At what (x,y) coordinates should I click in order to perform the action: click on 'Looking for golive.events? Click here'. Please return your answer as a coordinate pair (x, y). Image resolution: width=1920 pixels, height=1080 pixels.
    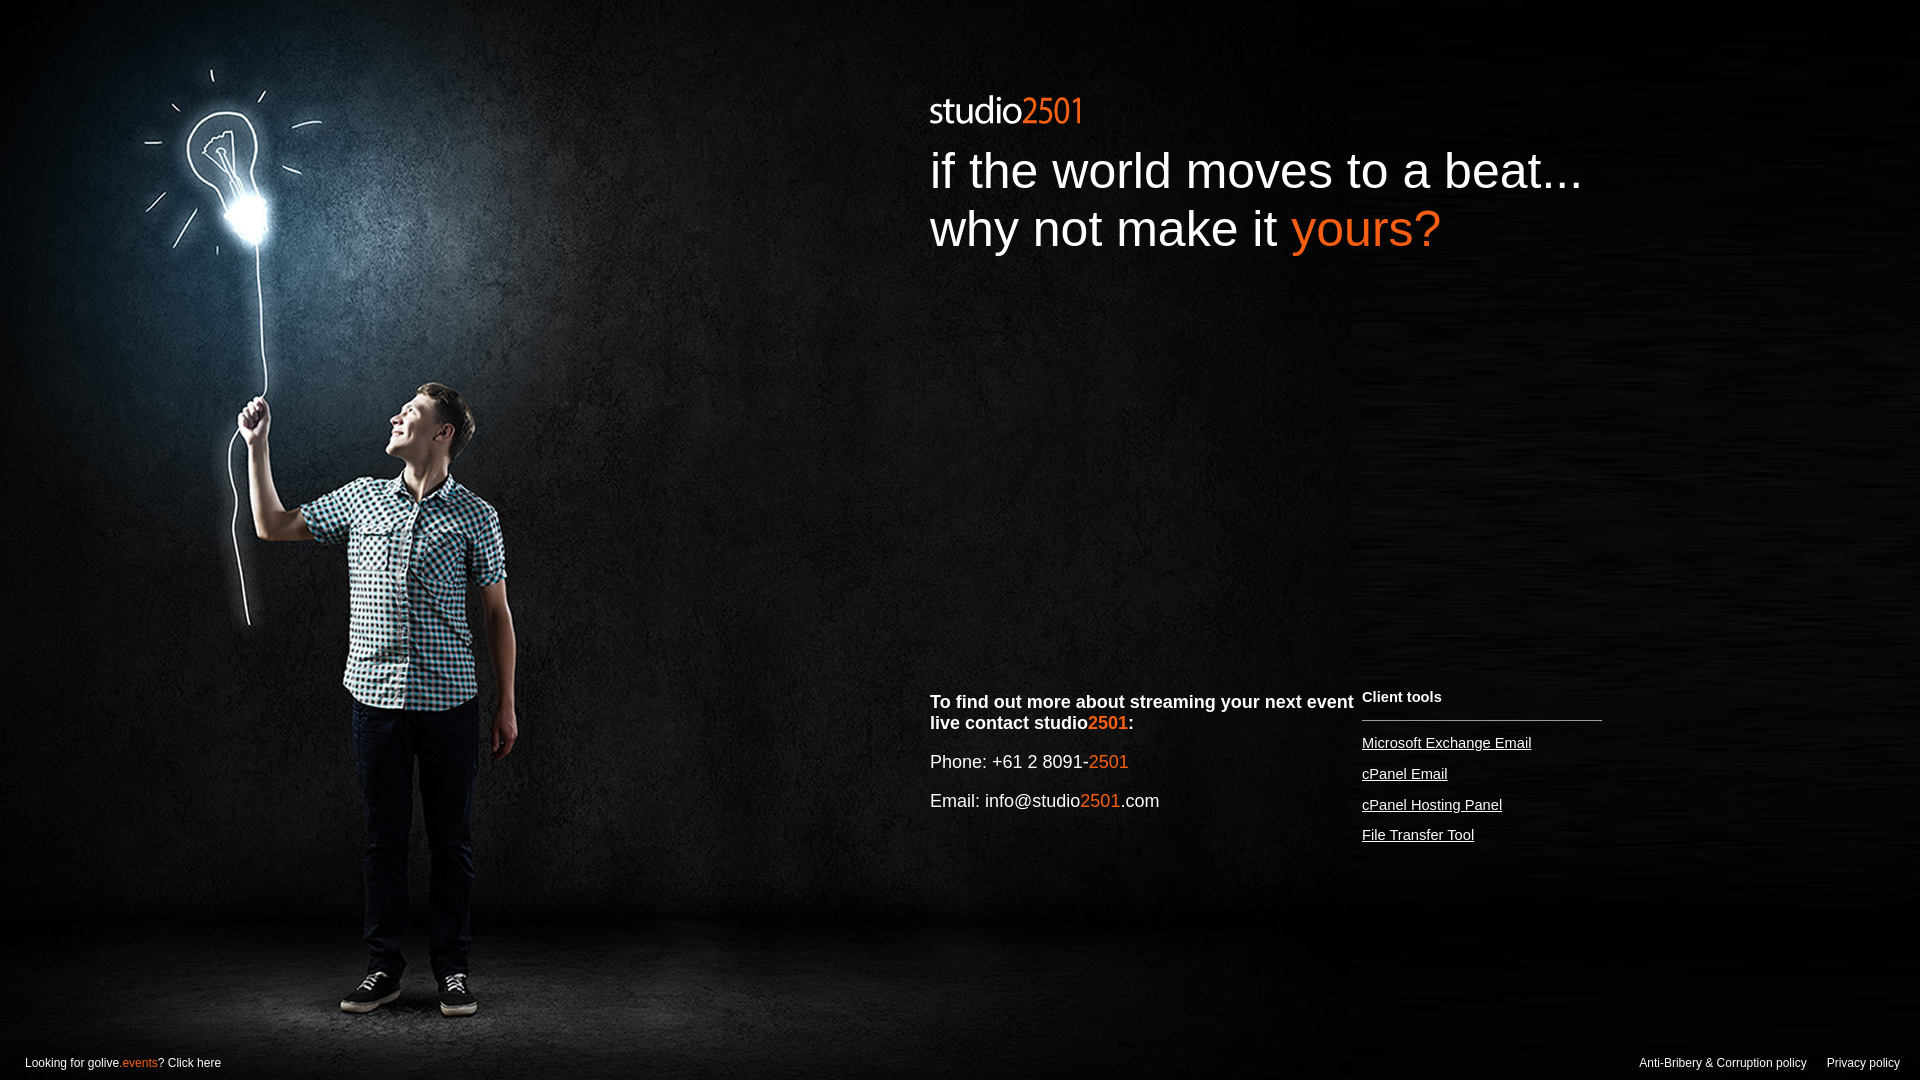
    Looking at the image, I should click on (0, 1062).